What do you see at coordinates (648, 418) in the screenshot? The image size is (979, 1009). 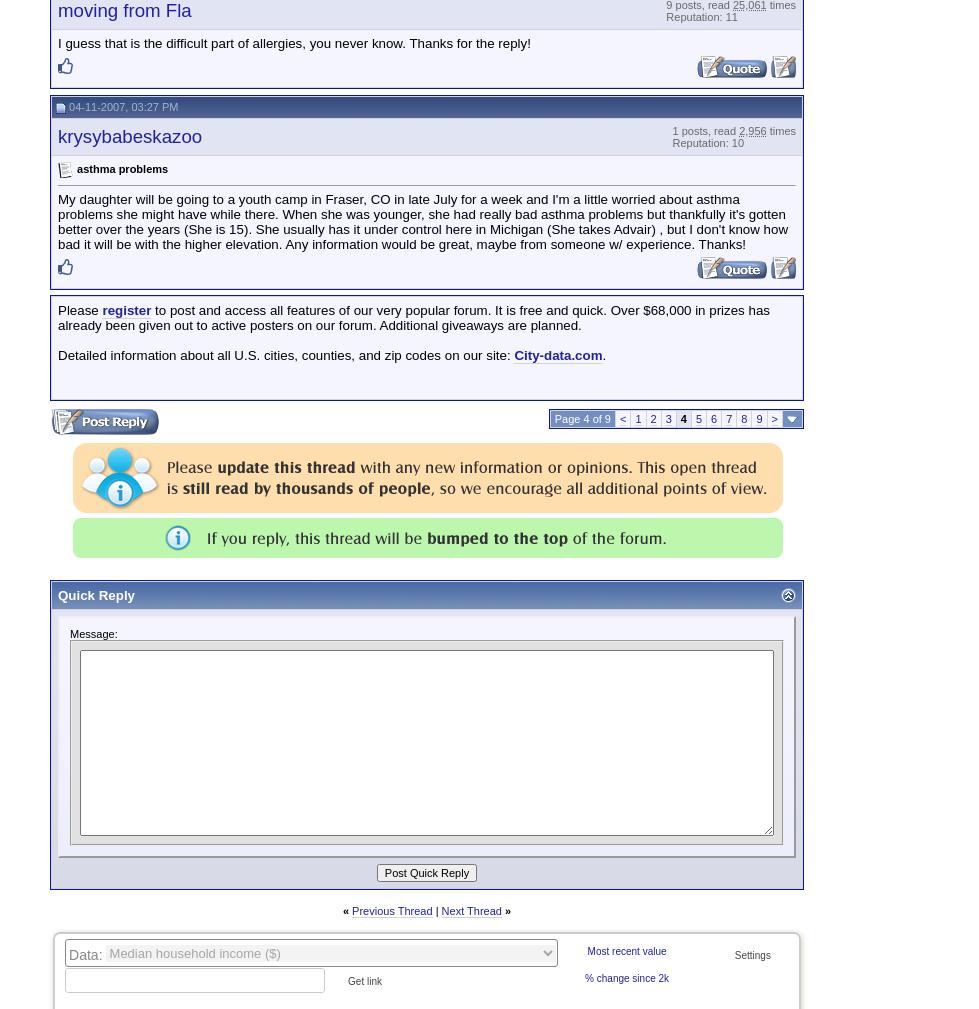 I see `'2'` at bounding box center [648, 418].